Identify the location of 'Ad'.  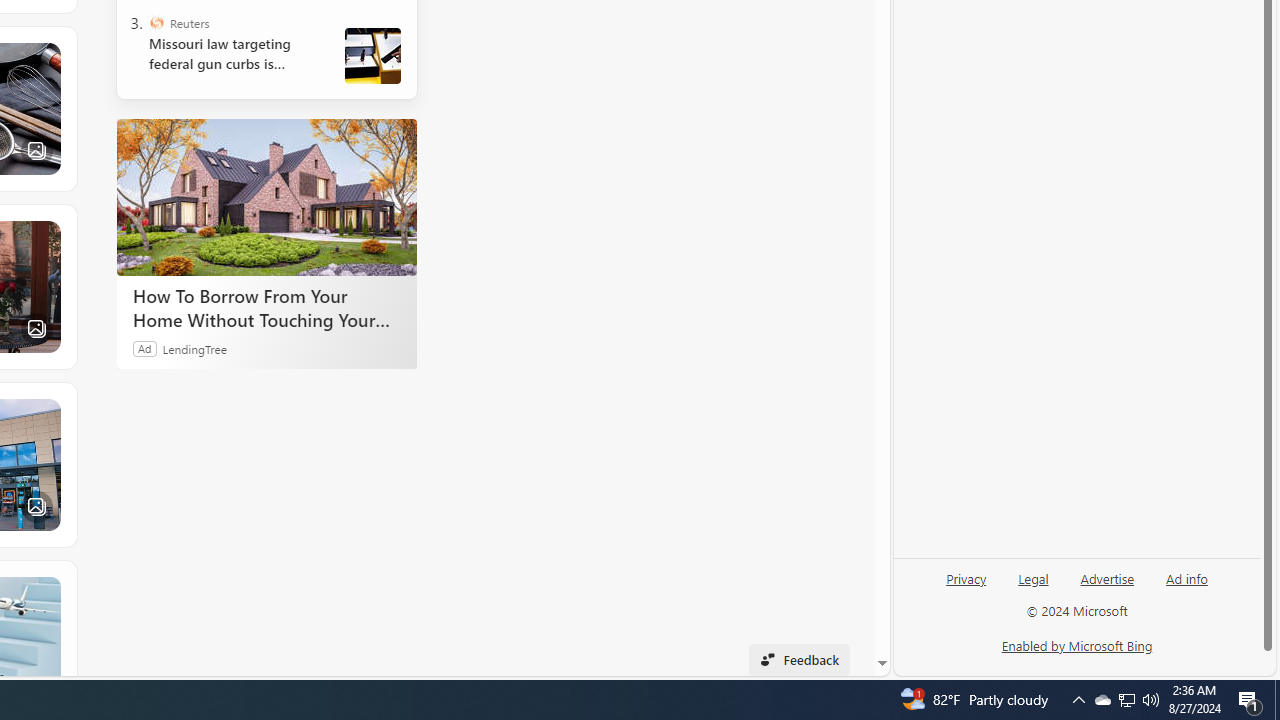
(144, 347).